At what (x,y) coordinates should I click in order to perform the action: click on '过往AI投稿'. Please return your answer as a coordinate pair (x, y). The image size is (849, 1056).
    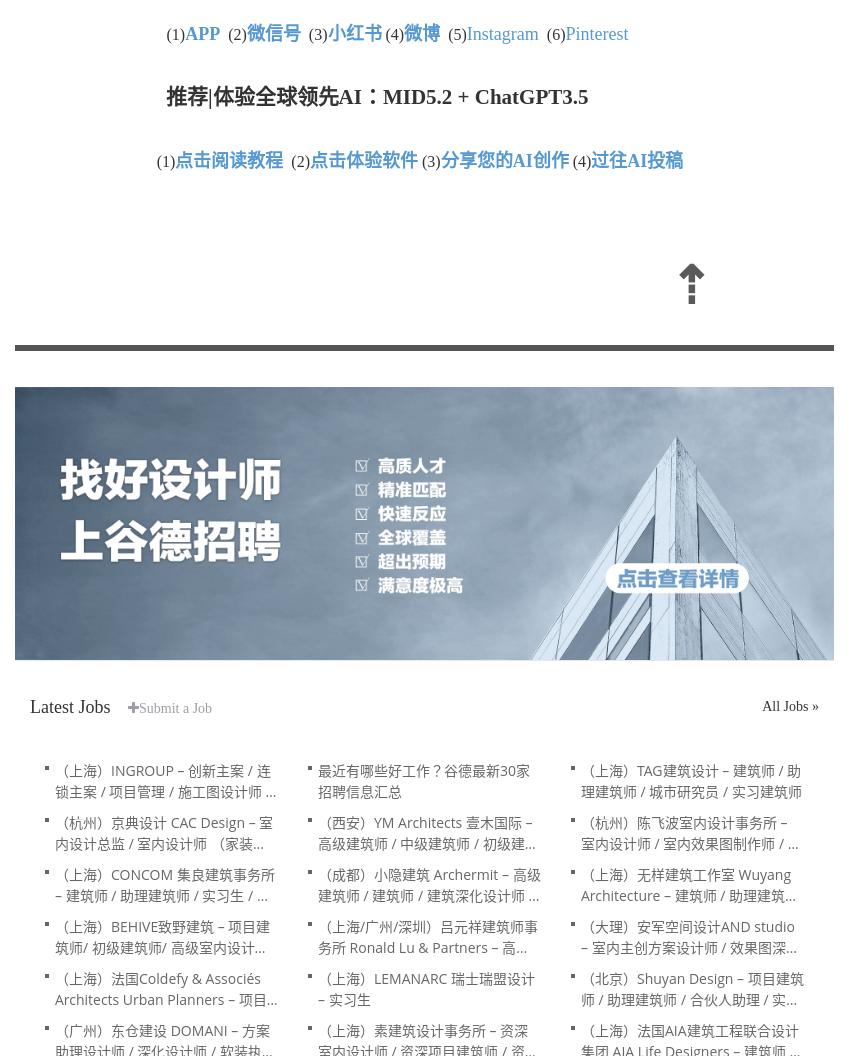
    Looking at the image, I should click on (589, 161).